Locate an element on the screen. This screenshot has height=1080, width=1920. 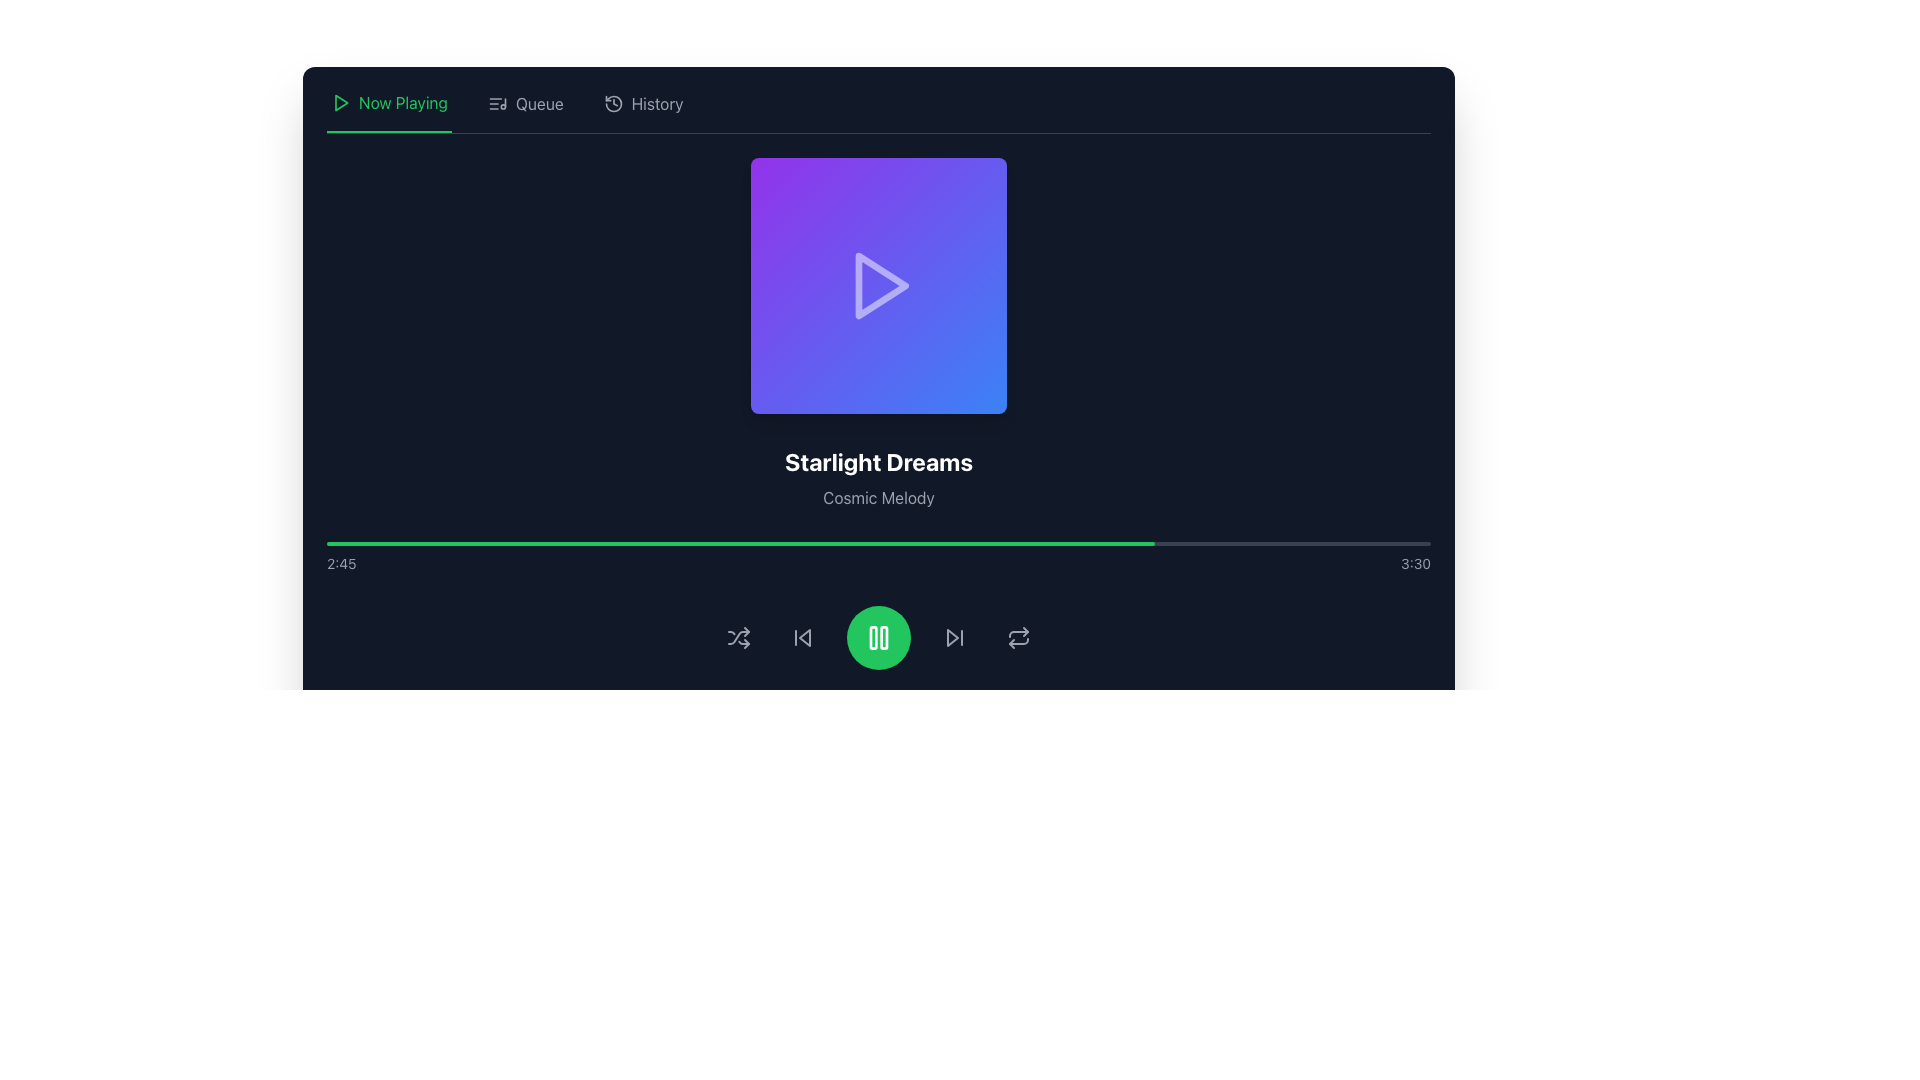
the text label displaying 'Cosmic Melody', which is styled in a lighter gray font color and positioned directly below 'Starlight Dreams' is located at coordinates (878, 496).